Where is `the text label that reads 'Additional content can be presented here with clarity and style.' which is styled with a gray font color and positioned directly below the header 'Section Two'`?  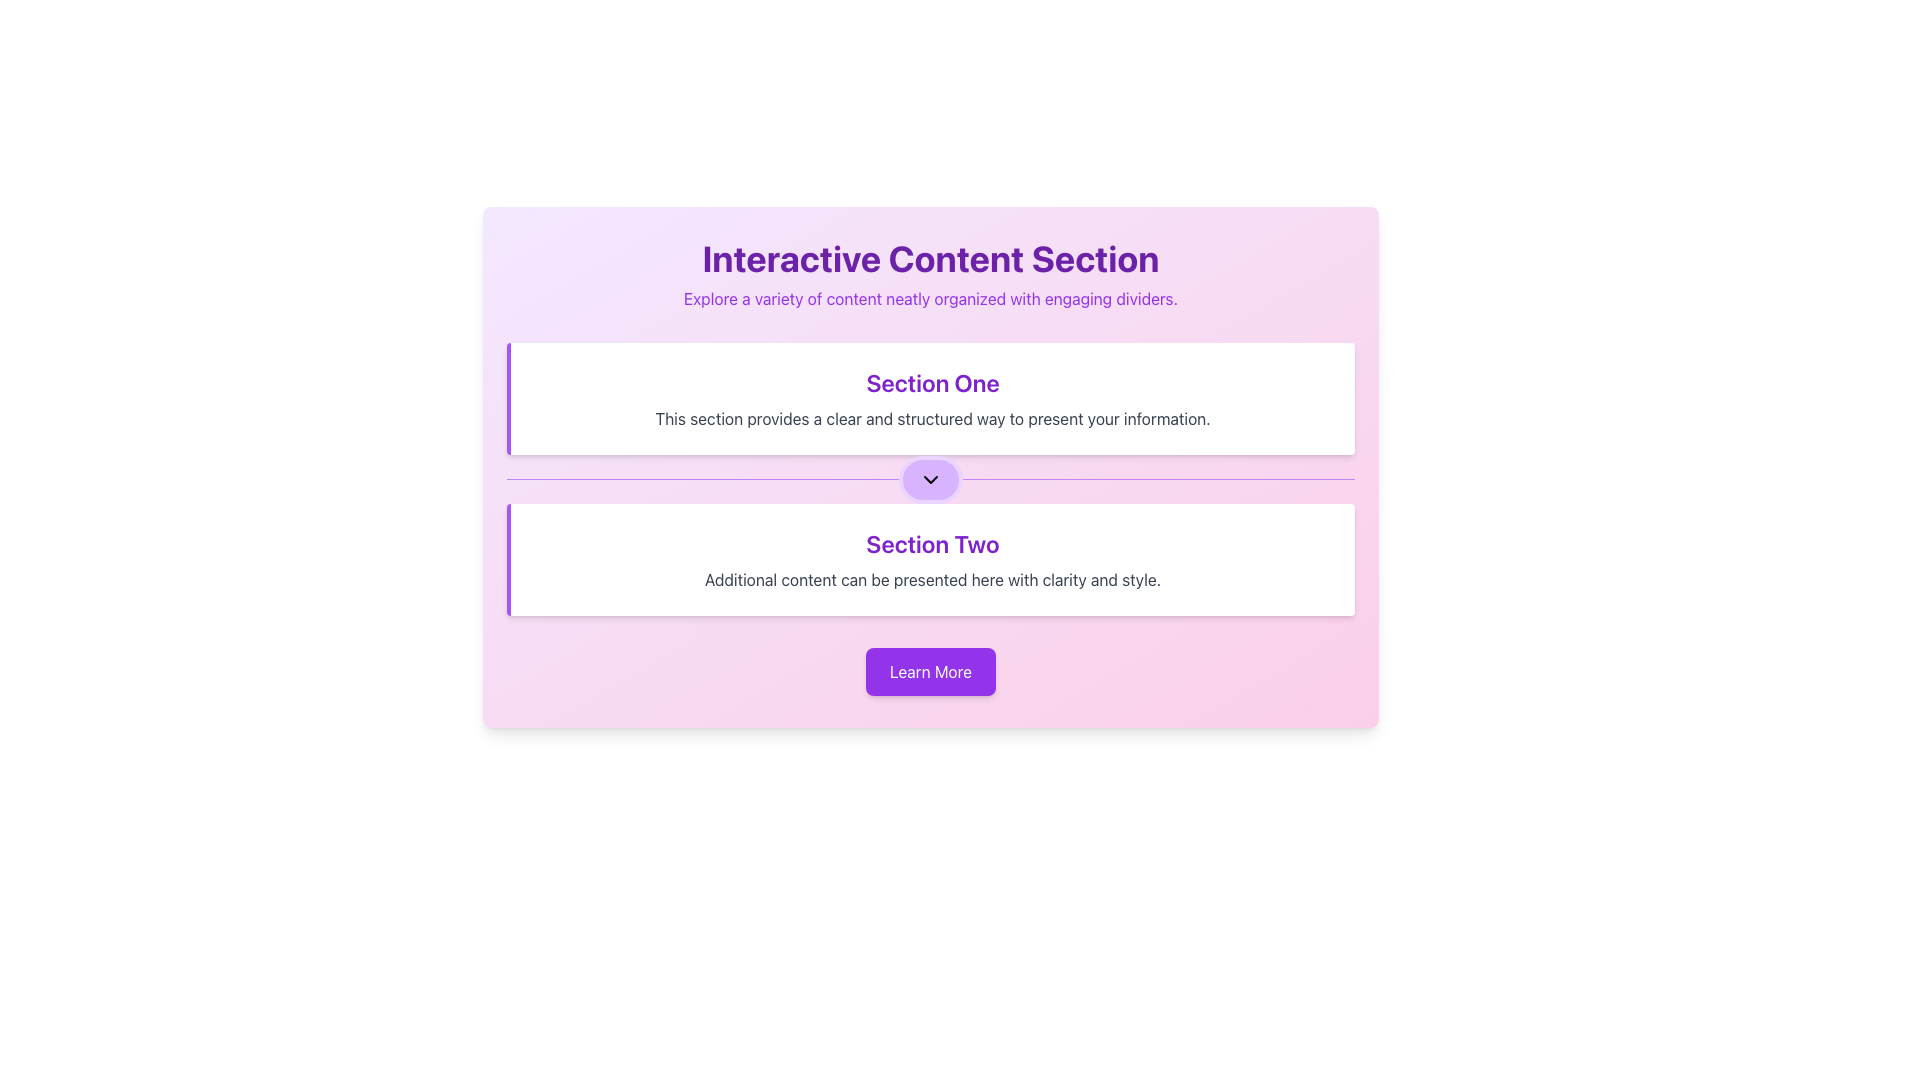 the text label that reads 'Additional content can be presented here with clarity and style.' which is styled with a gray font color and positioned directly below the header 'Section Two' is located at coordinates (931, 579).